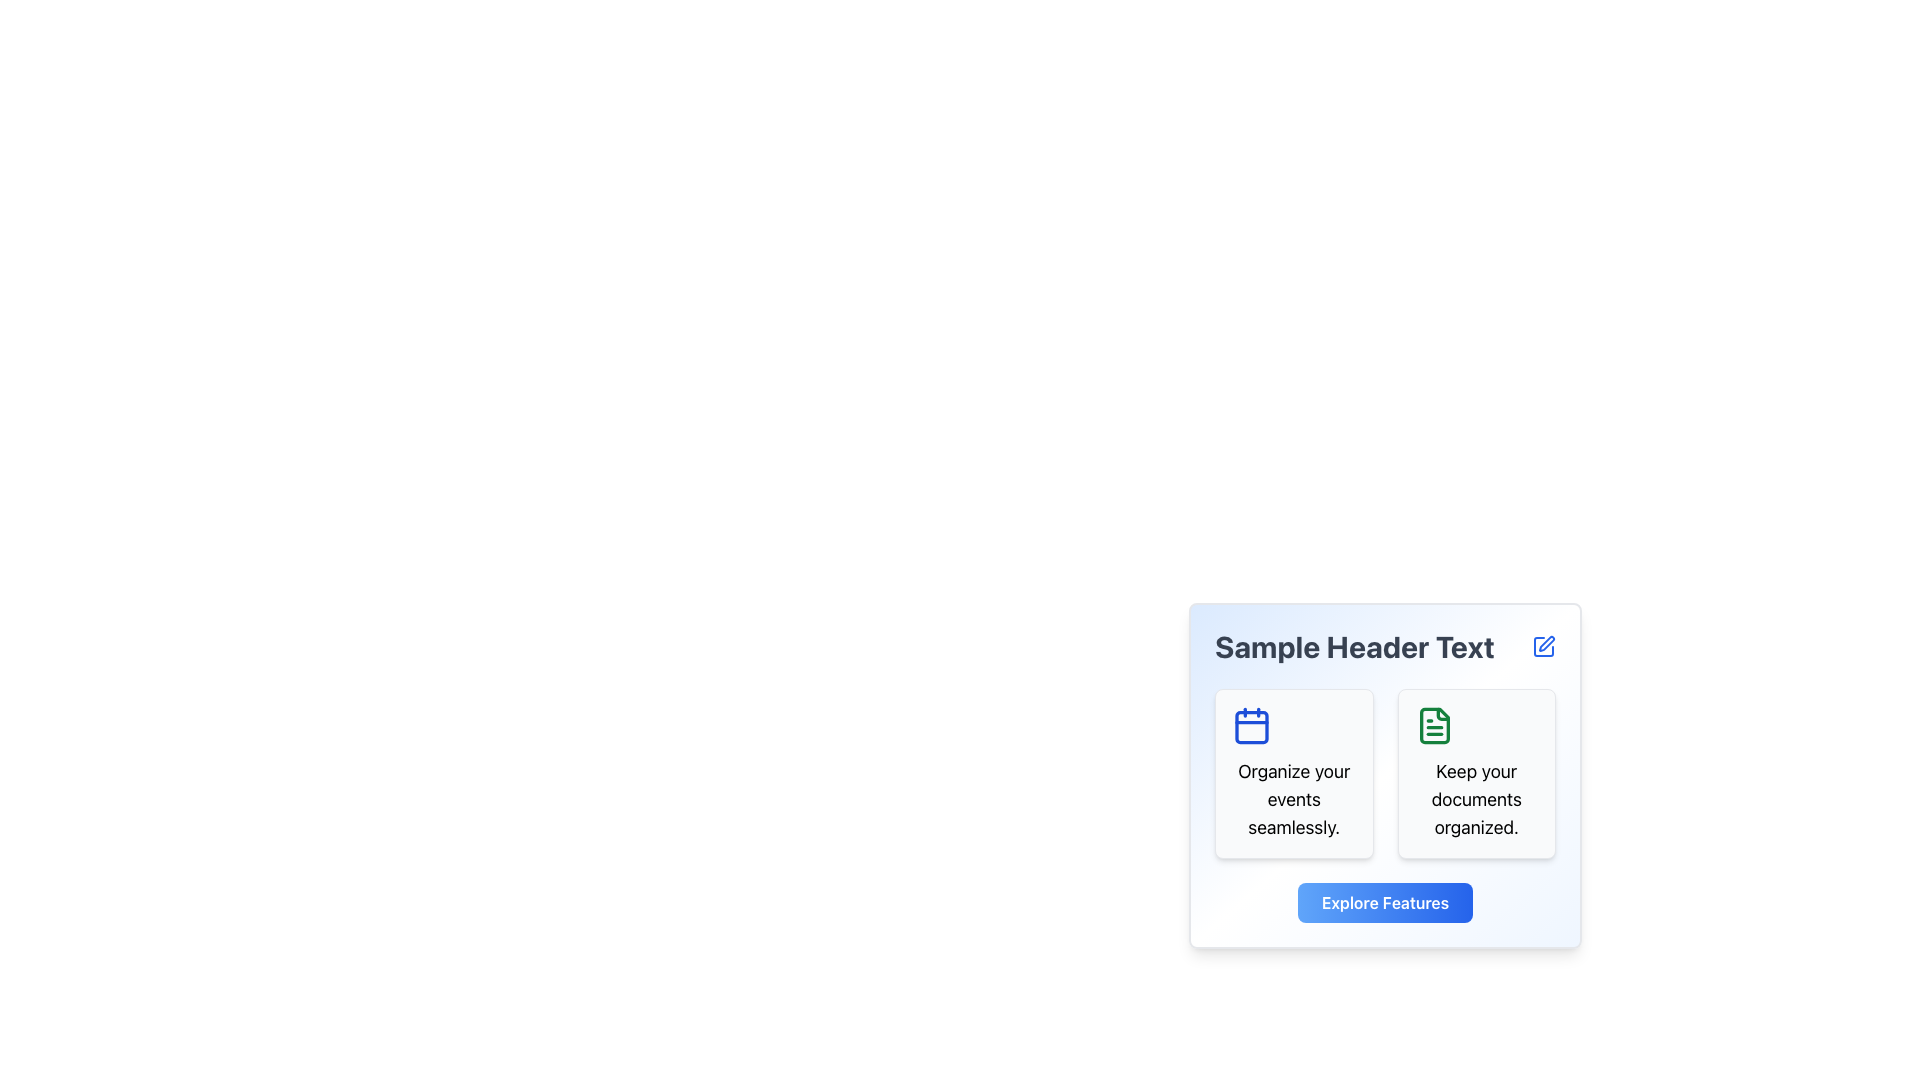 The image size is (1920, 1080). What do you see at coordinates (1433, 725) in the screenshot?
I see `the green document icon with text lines located in the second card below the main header, above the text 'Keep your documents organized.'` at bounding box center [1433, 725].